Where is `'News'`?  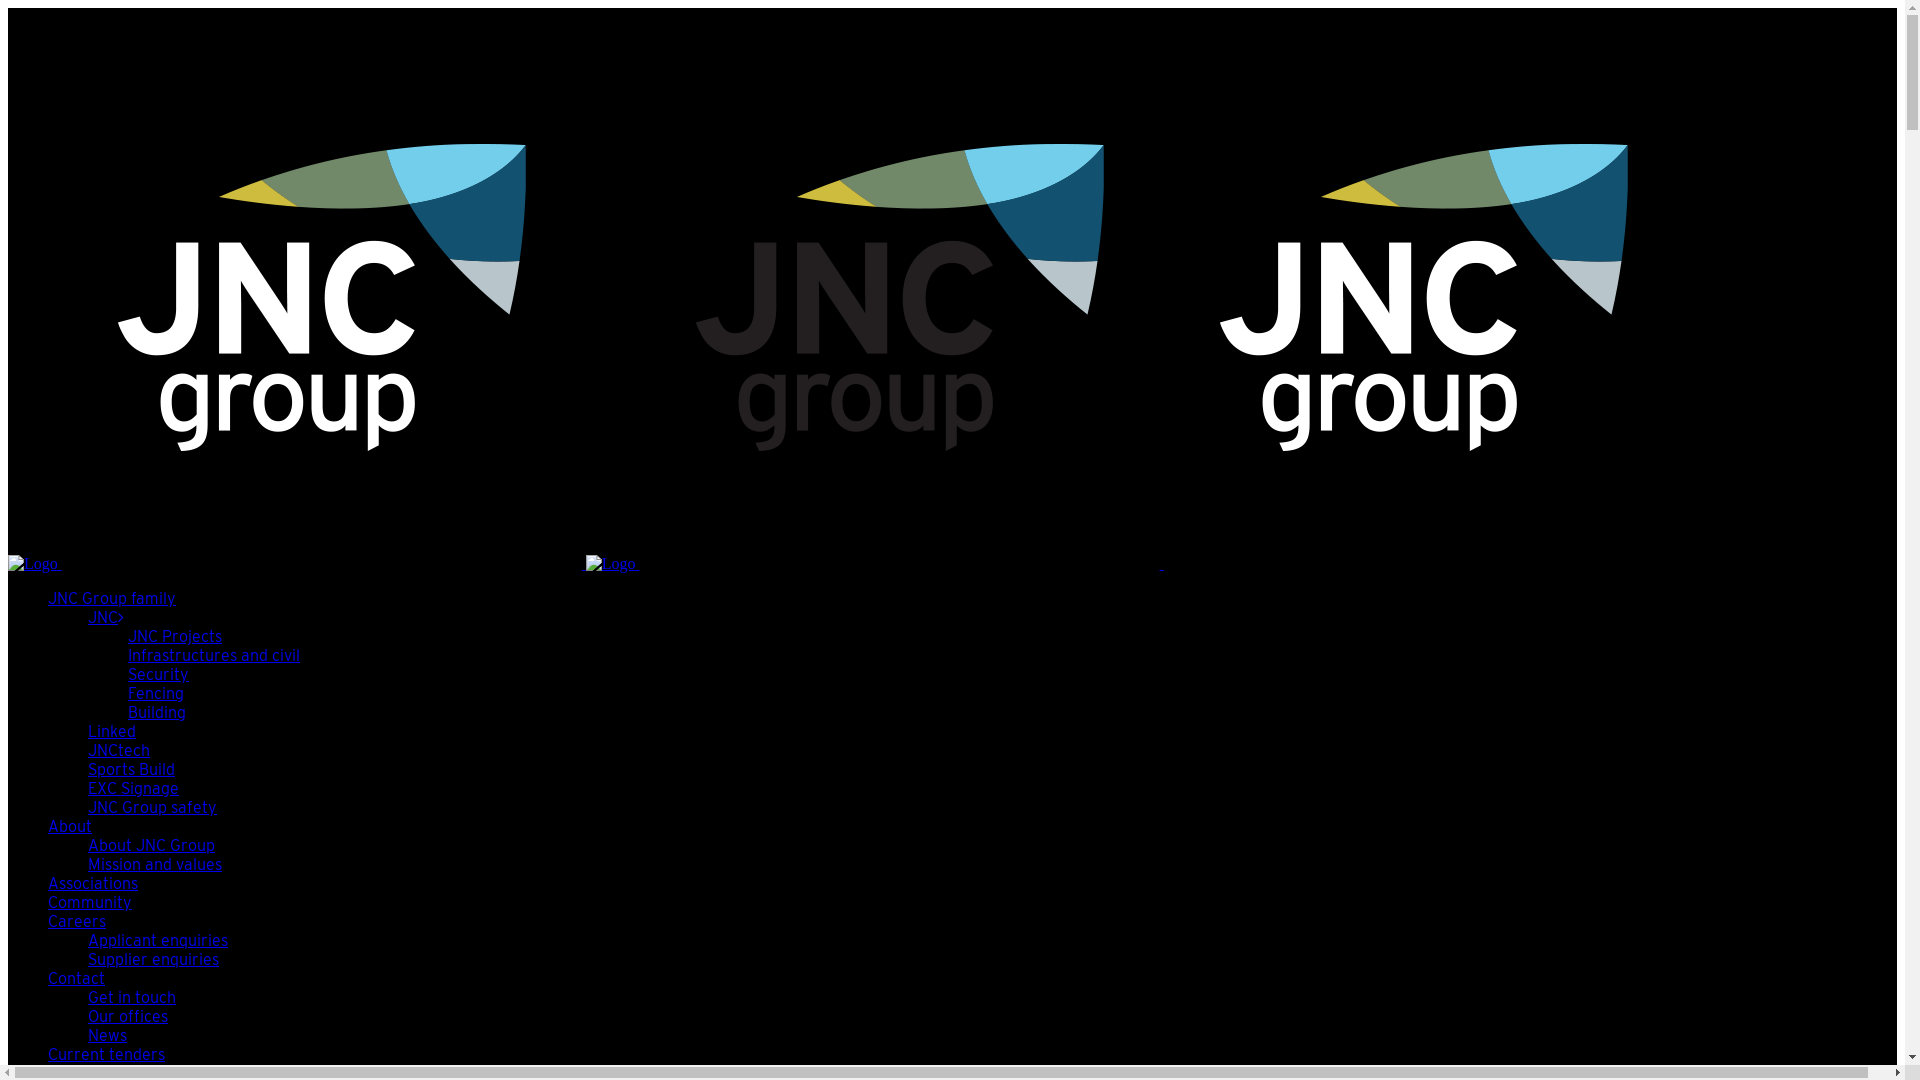
'News' is located at coordinates (106, 1035).